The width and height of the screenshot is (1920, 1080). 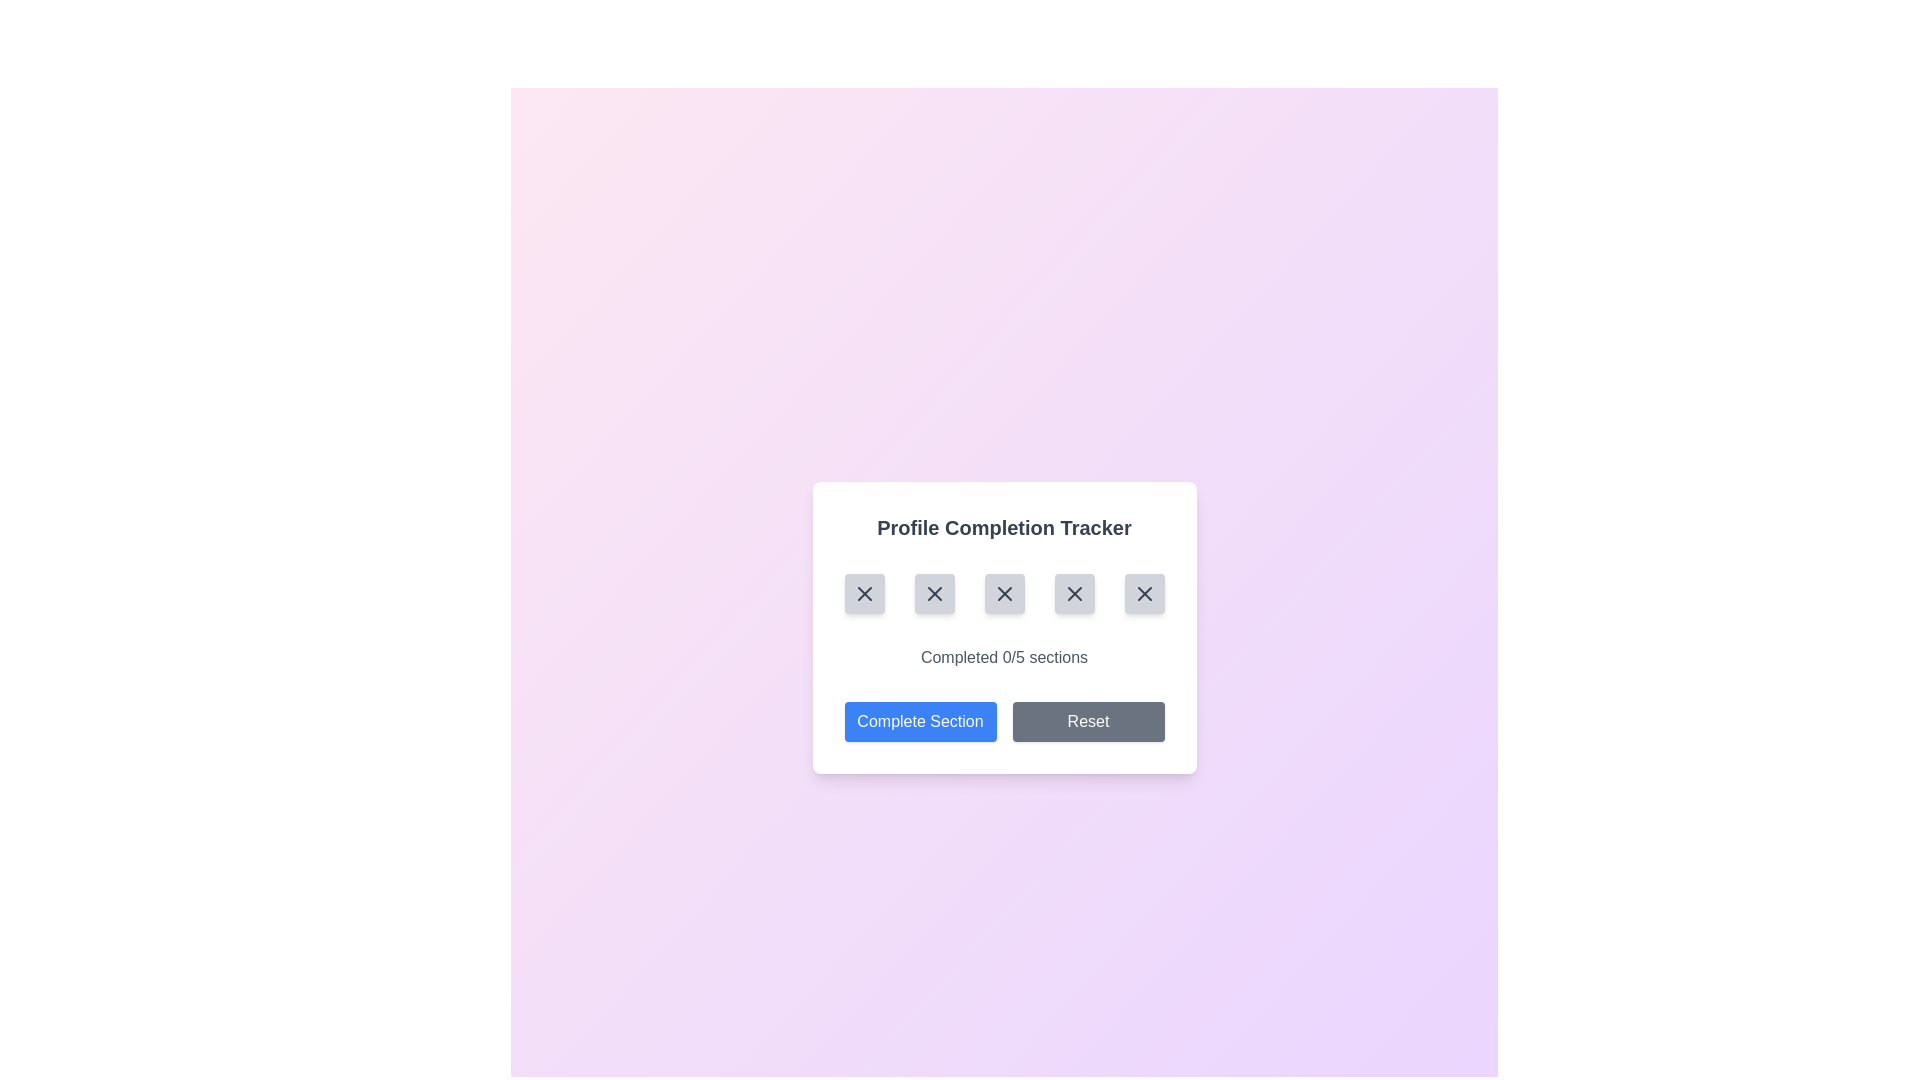 What do you see at coordinates (1073, 593) in the screenshot?
I see `the fourth button in the 'Profile Completion Tracker' modal to interact with it and mark it as complete` at bounding box center [1073, 593].